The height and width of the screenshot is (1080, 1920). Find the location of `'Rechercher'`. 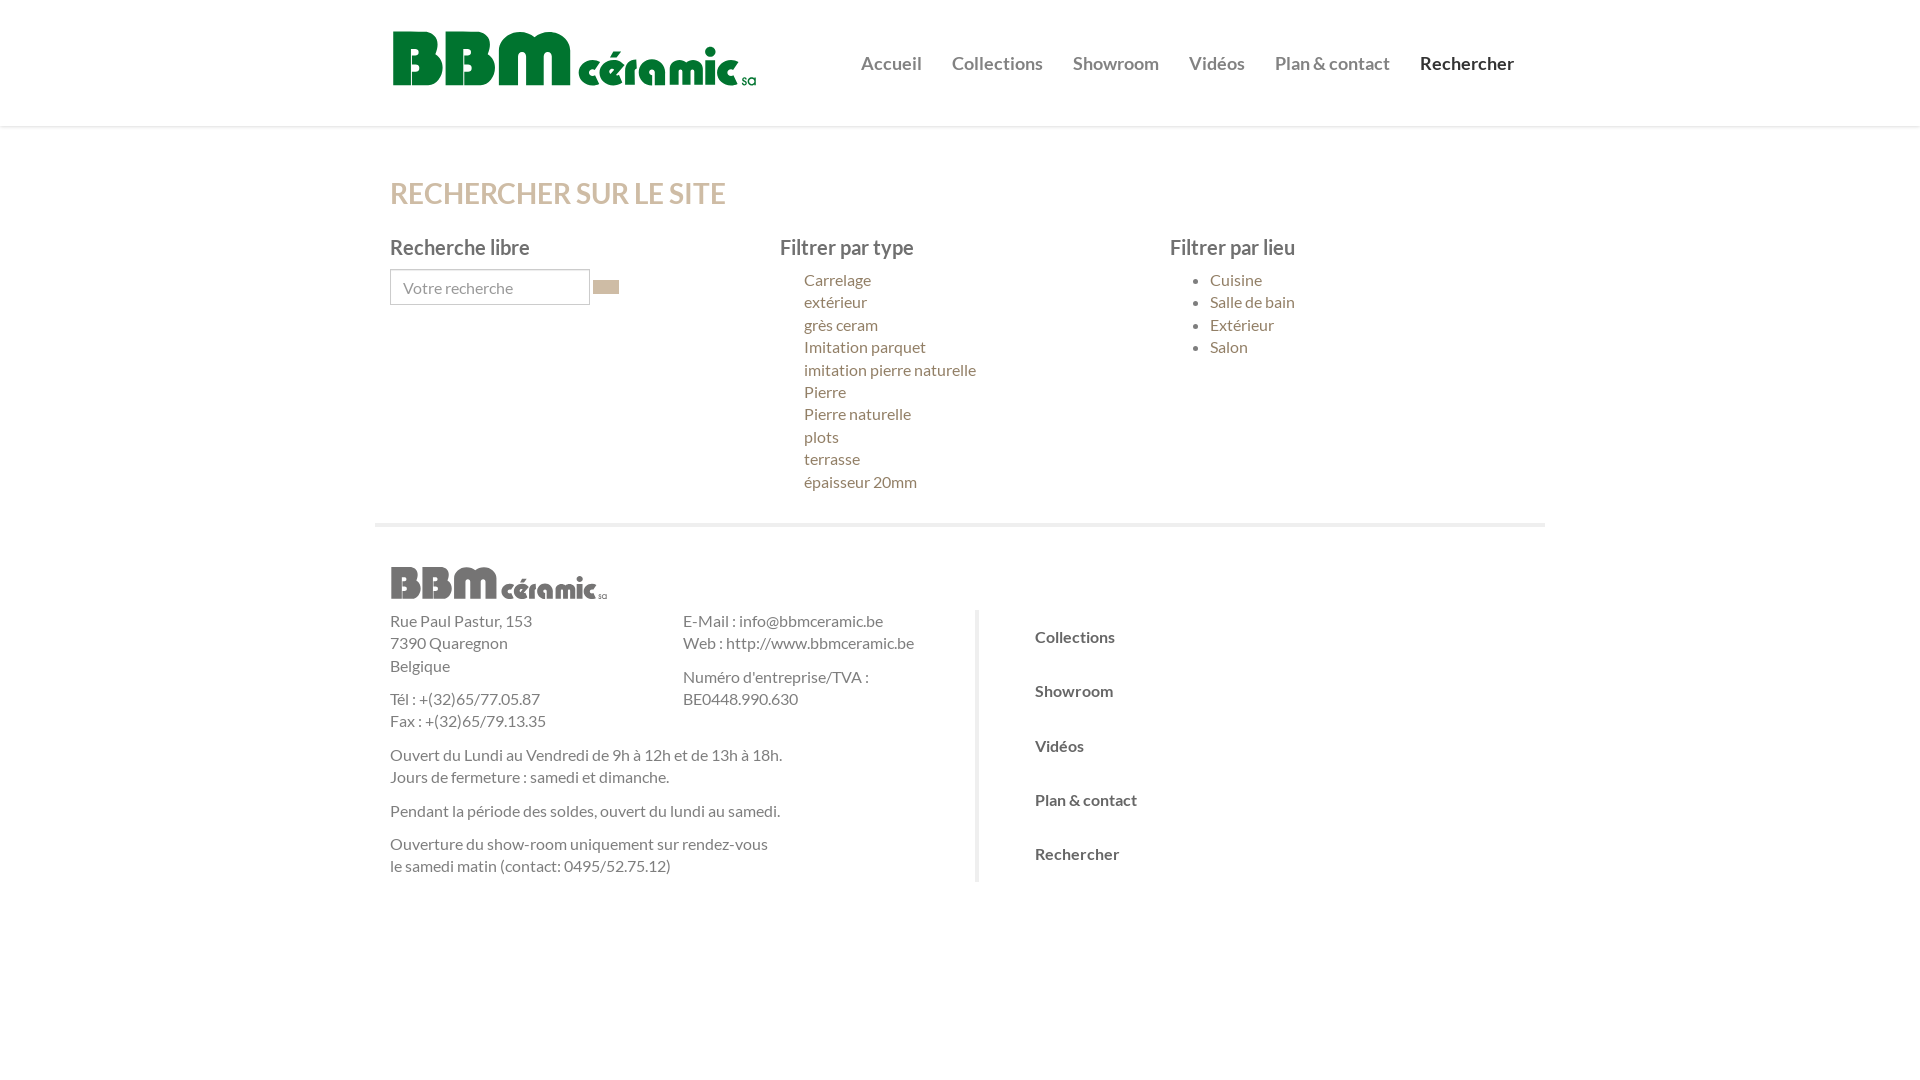

'Rechercher' is located at coordinates (1467, 46).